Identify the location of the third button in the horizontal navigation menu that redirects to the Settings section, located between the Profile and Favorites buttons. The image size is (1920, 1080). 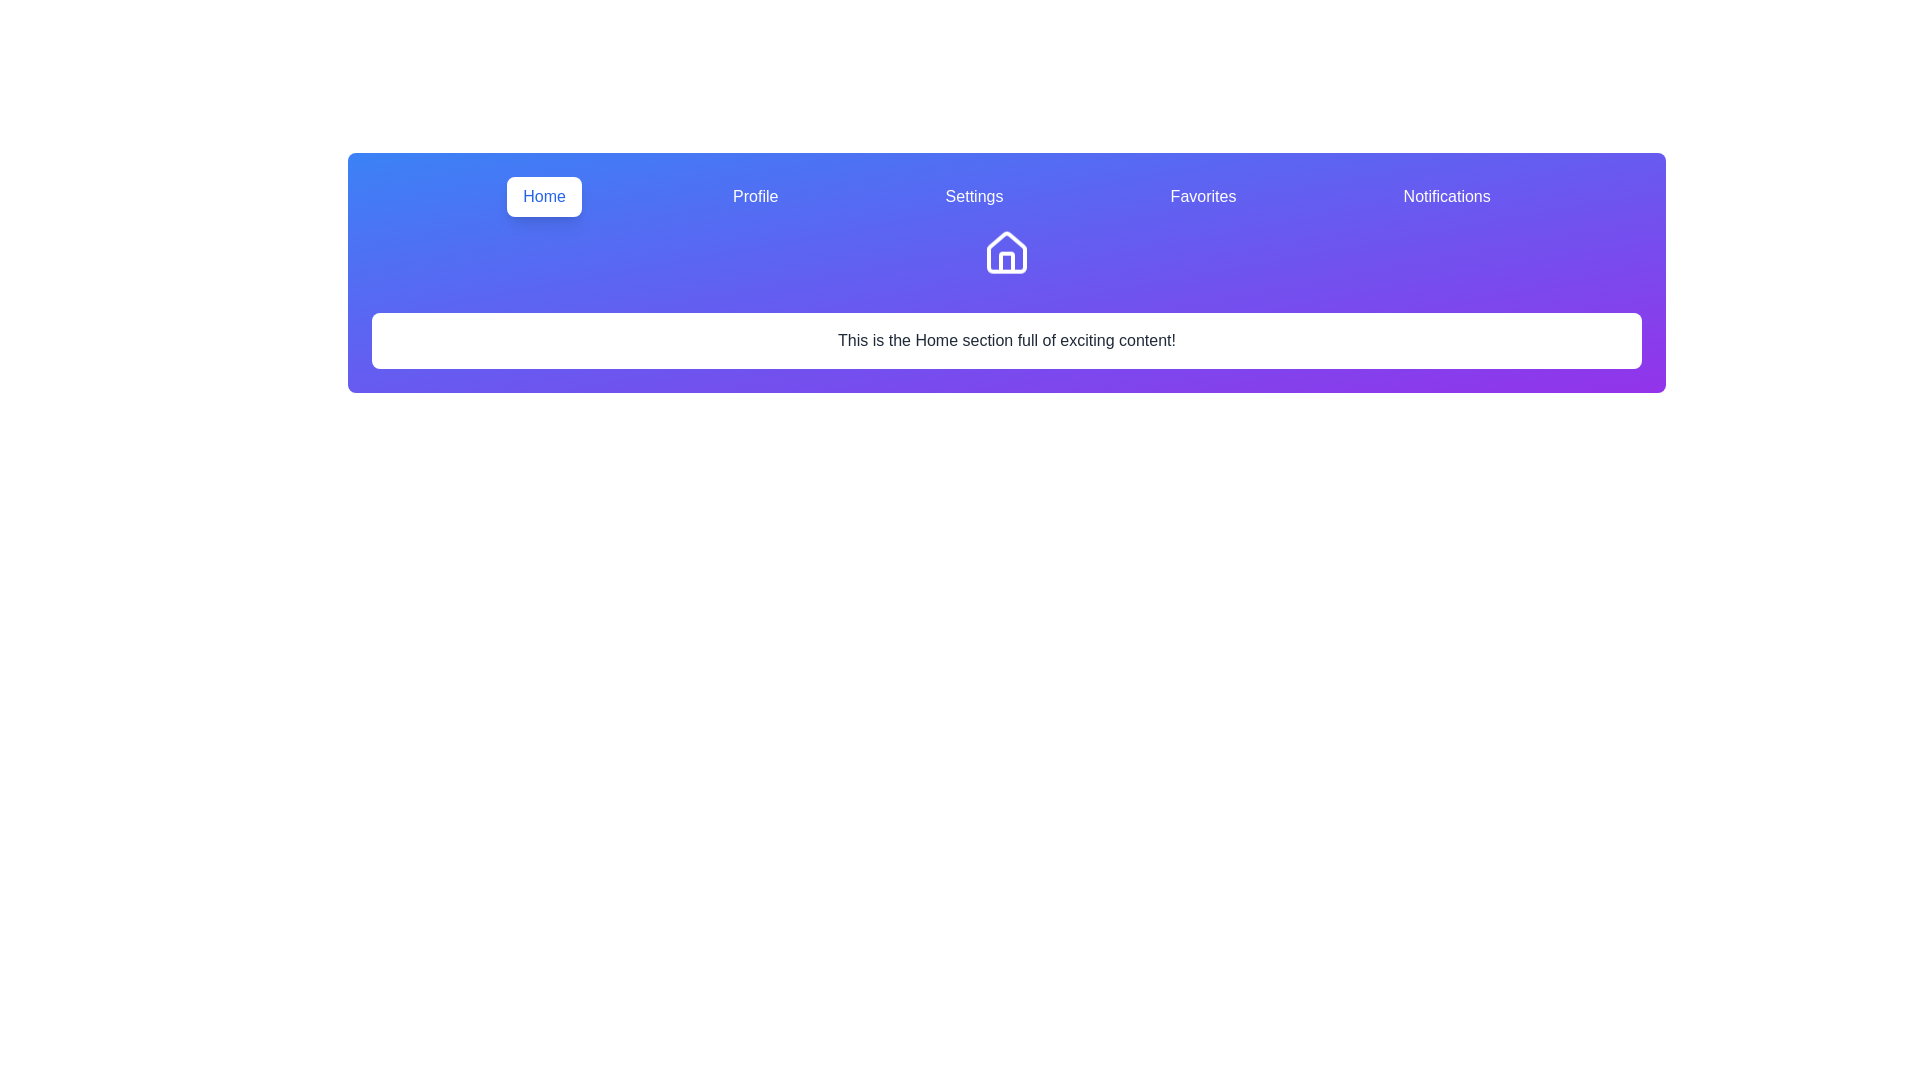
(974, 196).